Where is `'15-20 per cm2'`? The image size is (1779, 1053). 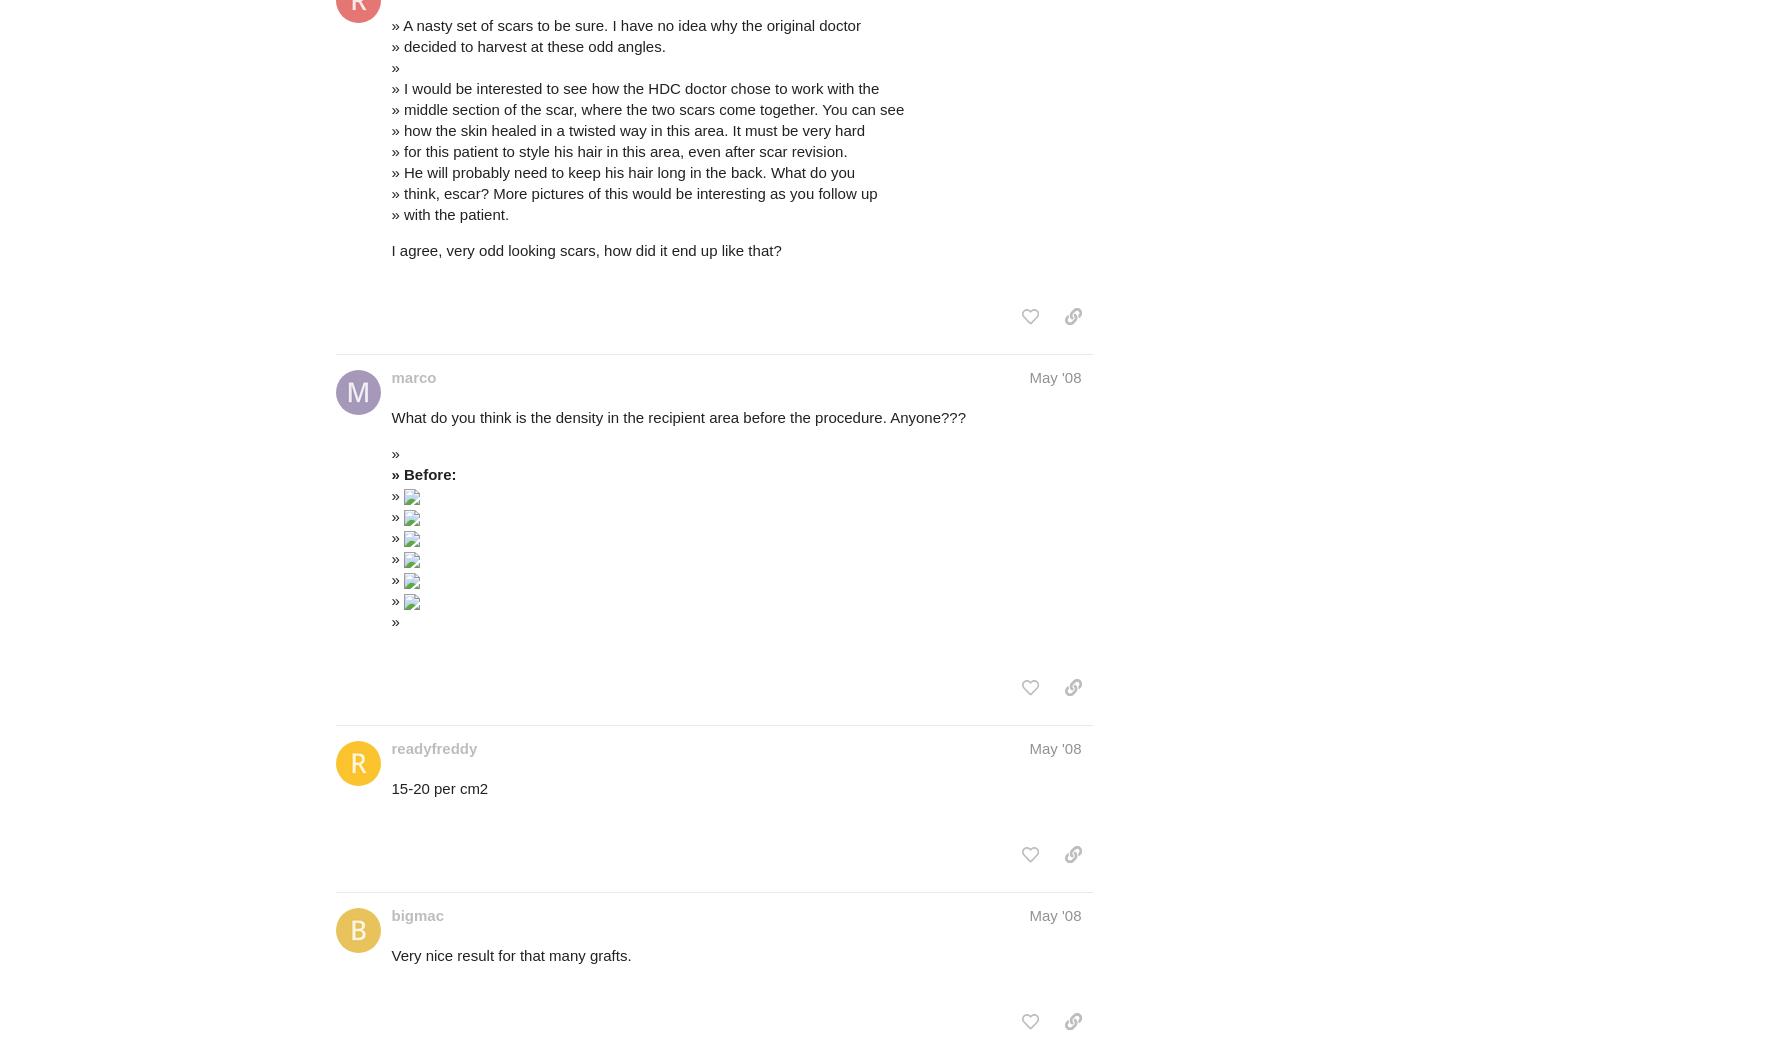
'15-20 per cm2' is located at coordinates (390, 788).